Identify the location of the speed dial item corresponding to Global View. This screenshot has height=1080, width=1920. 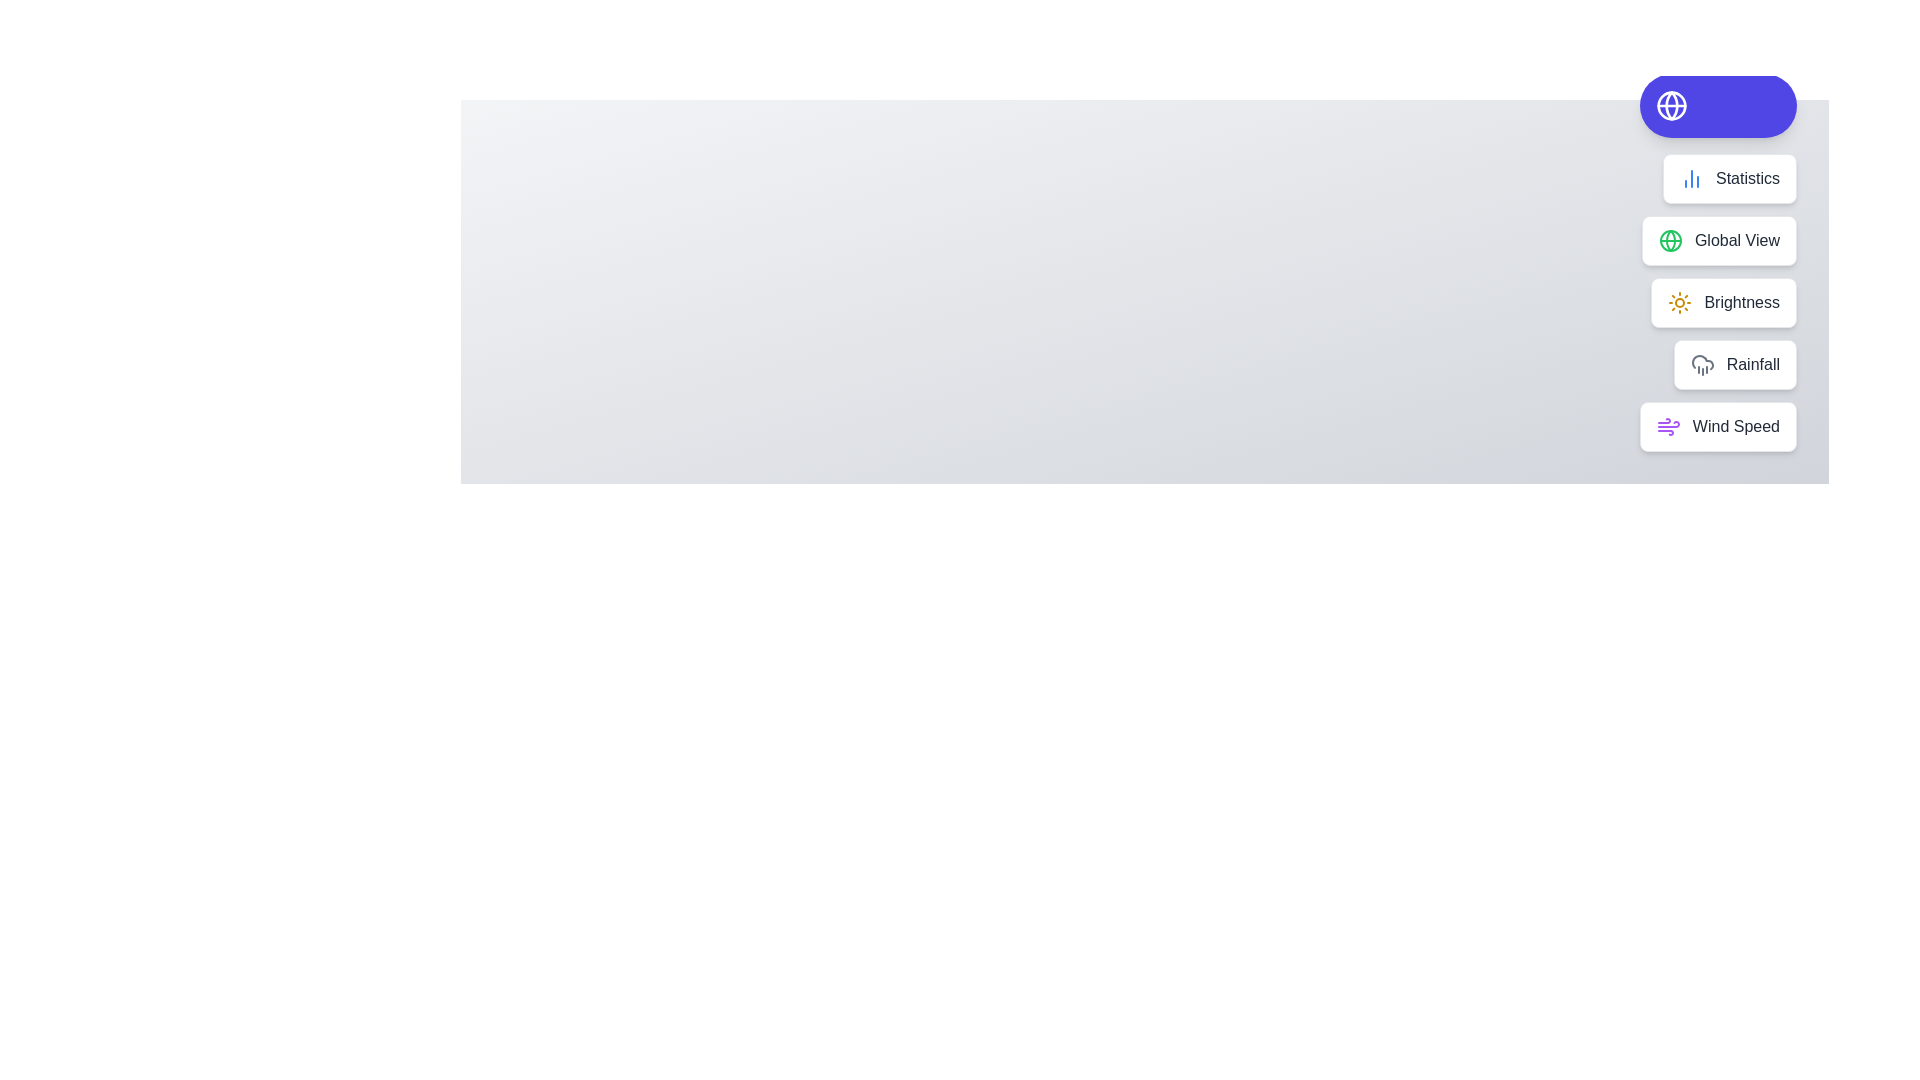
(1718, 239).